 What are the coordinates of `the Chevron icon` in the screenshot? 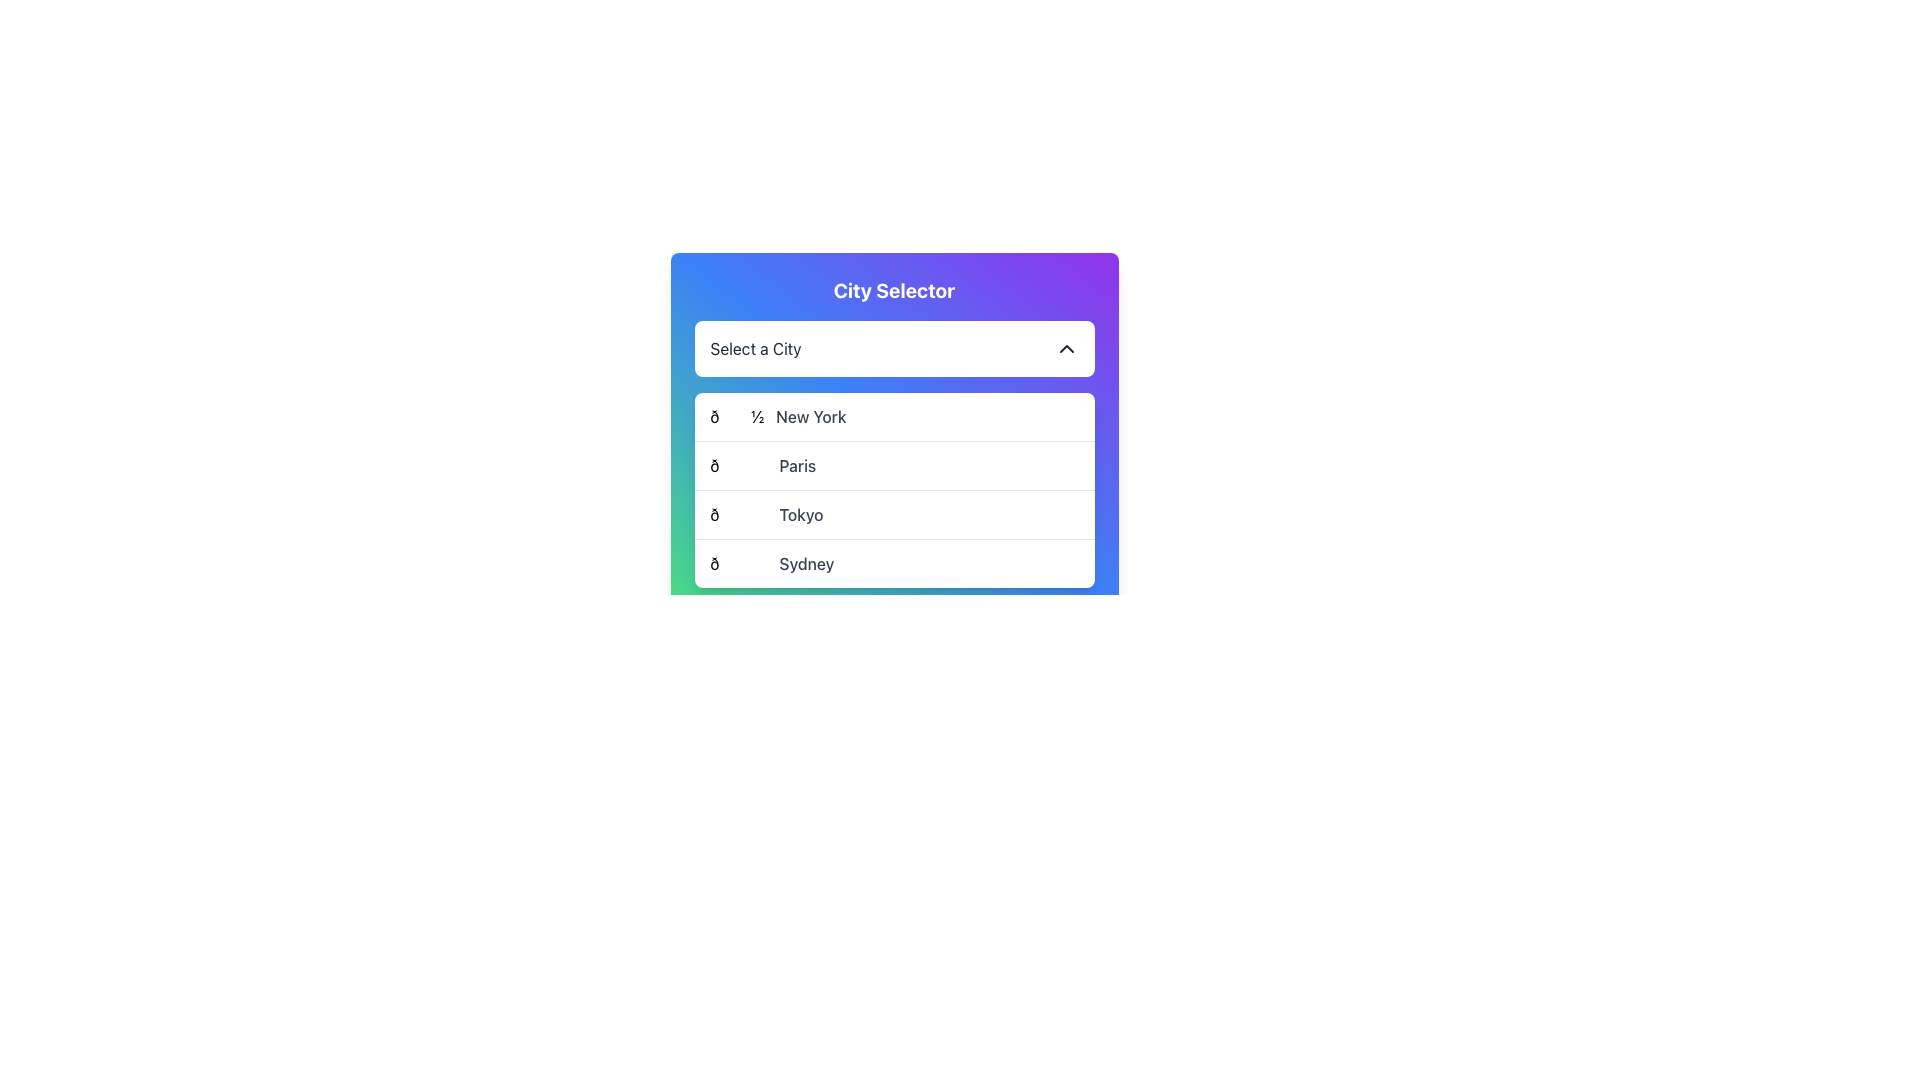 It's located at (1065, 347).